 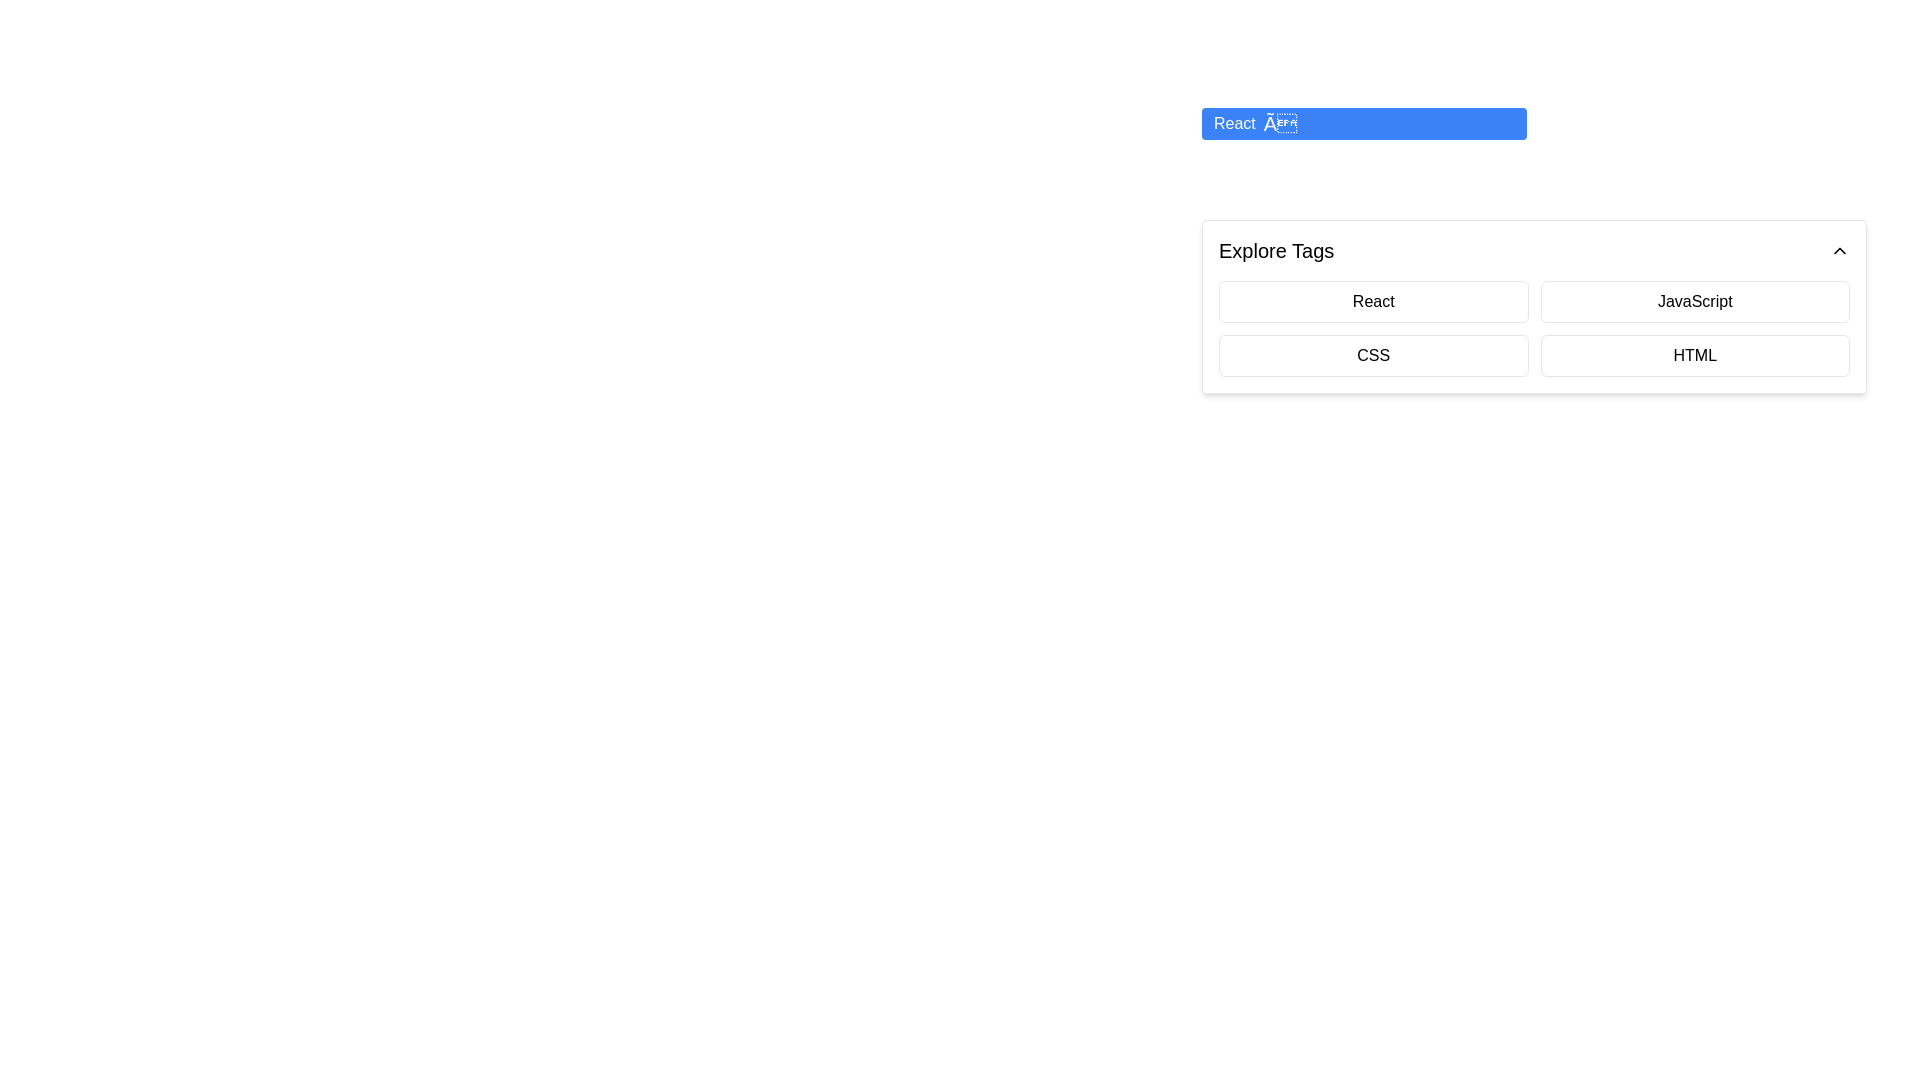 I want to click on the close icon button displaying '×', so click(x=1280, y=123).